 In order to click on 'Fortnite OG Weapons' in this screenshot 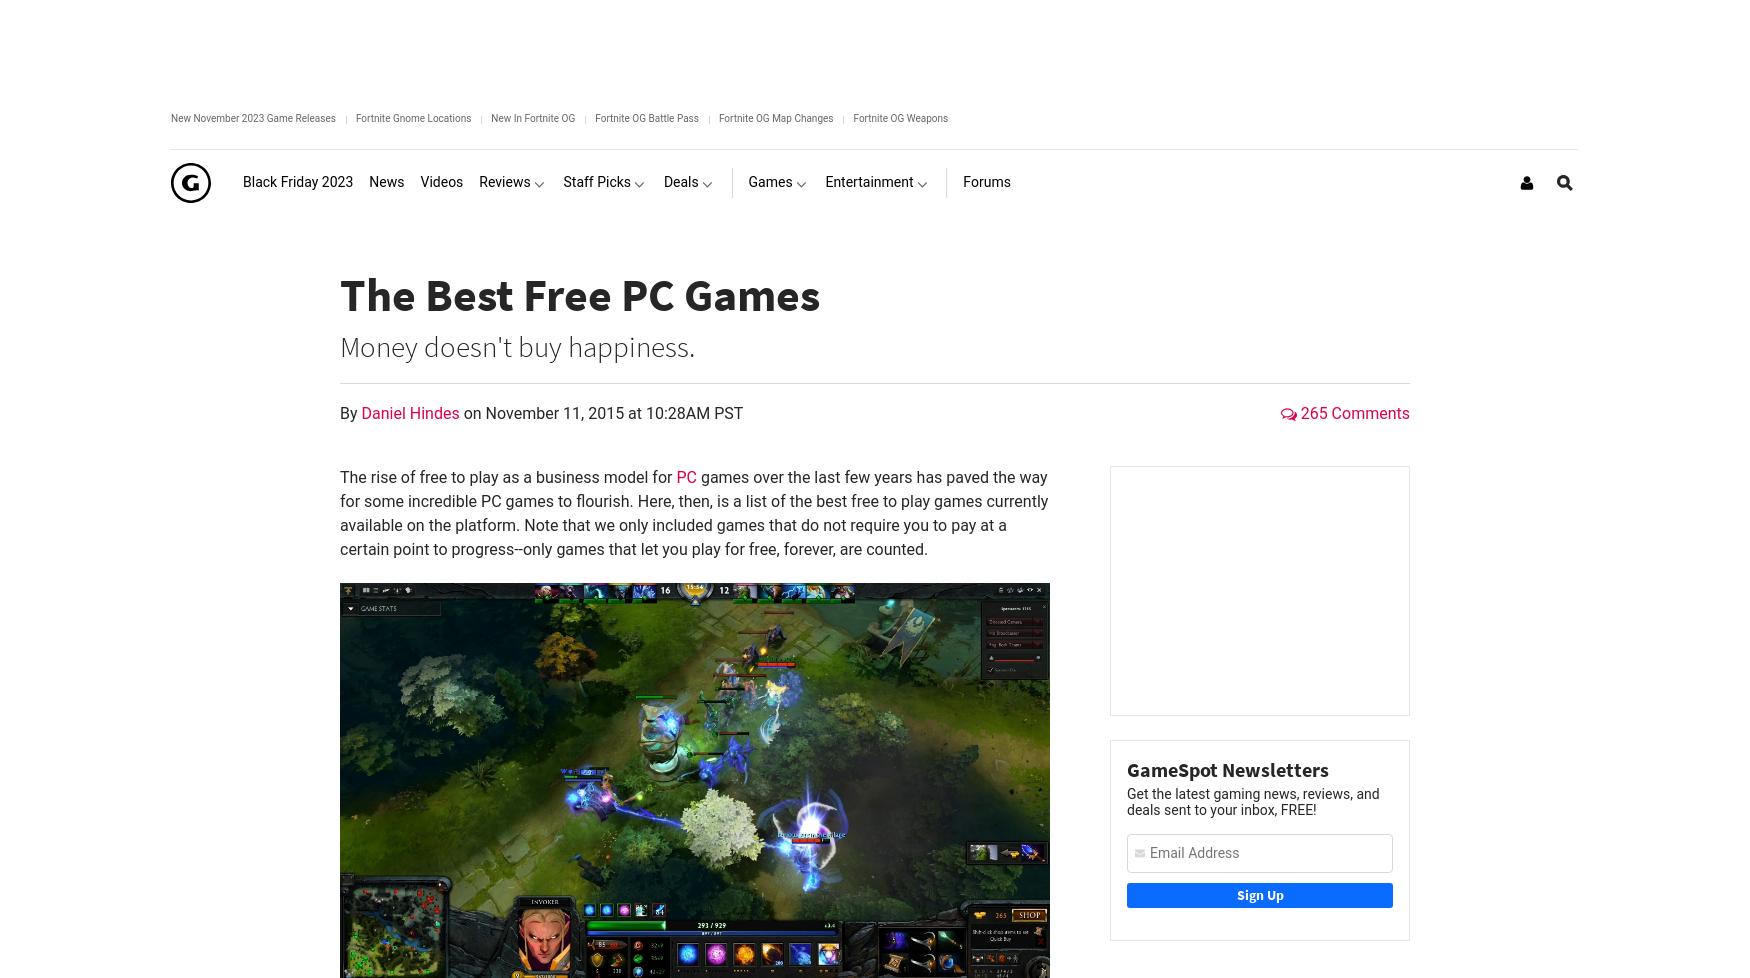, I will do `click(899, 118)`.